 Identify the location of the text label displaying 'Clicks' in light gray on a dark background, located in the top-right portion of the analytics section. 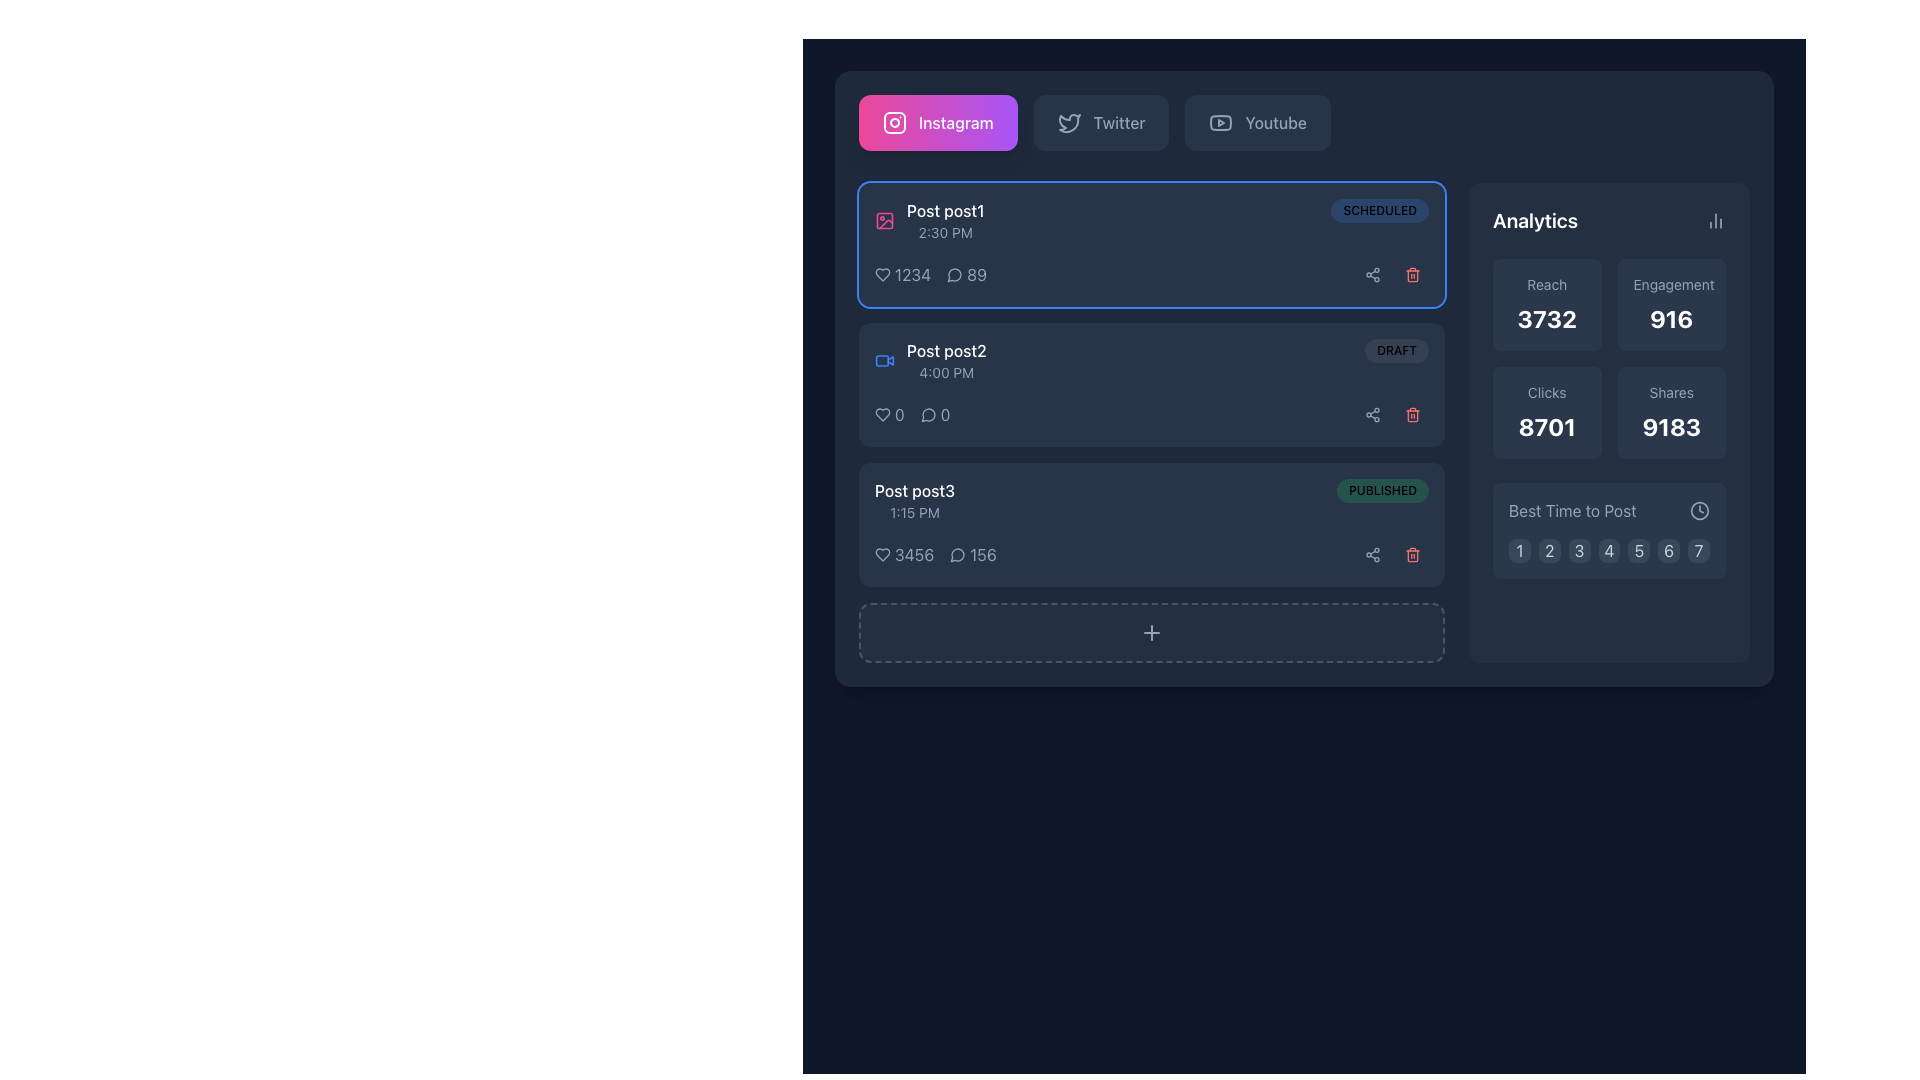
(1546, 393).